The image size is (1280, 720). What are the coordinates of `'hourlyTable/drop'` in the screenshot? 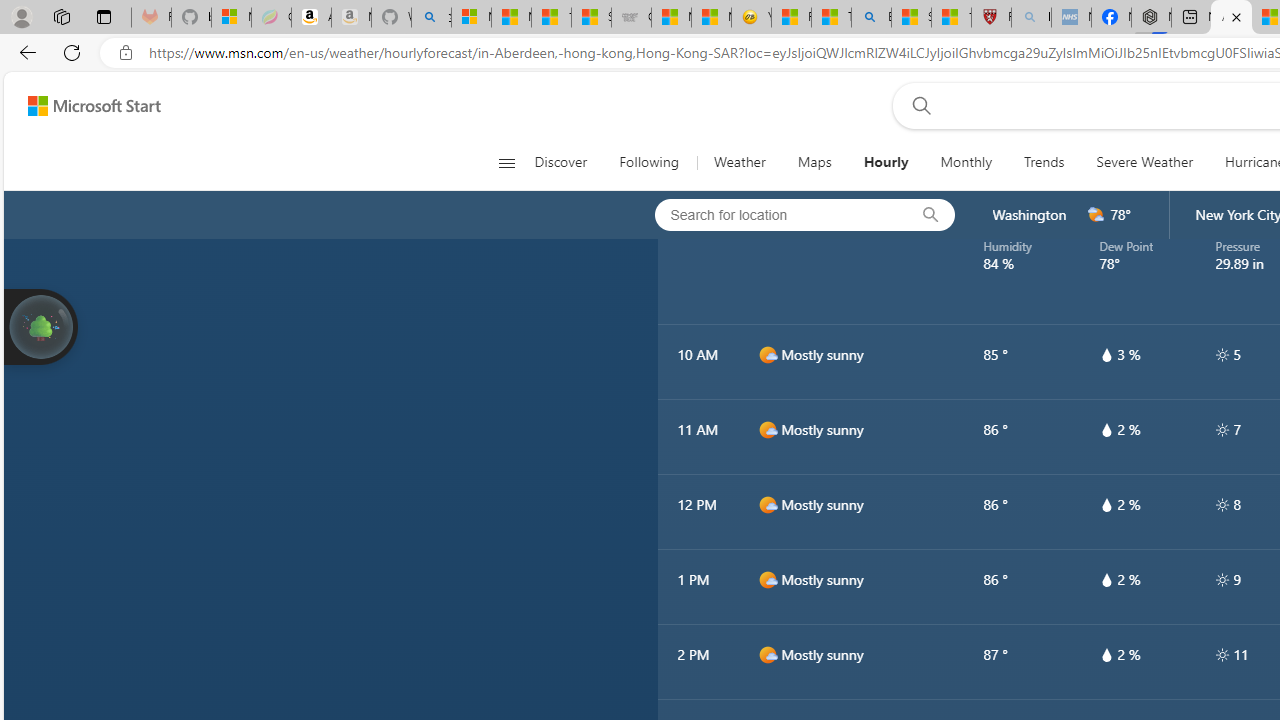 It's located at (1105, 654).